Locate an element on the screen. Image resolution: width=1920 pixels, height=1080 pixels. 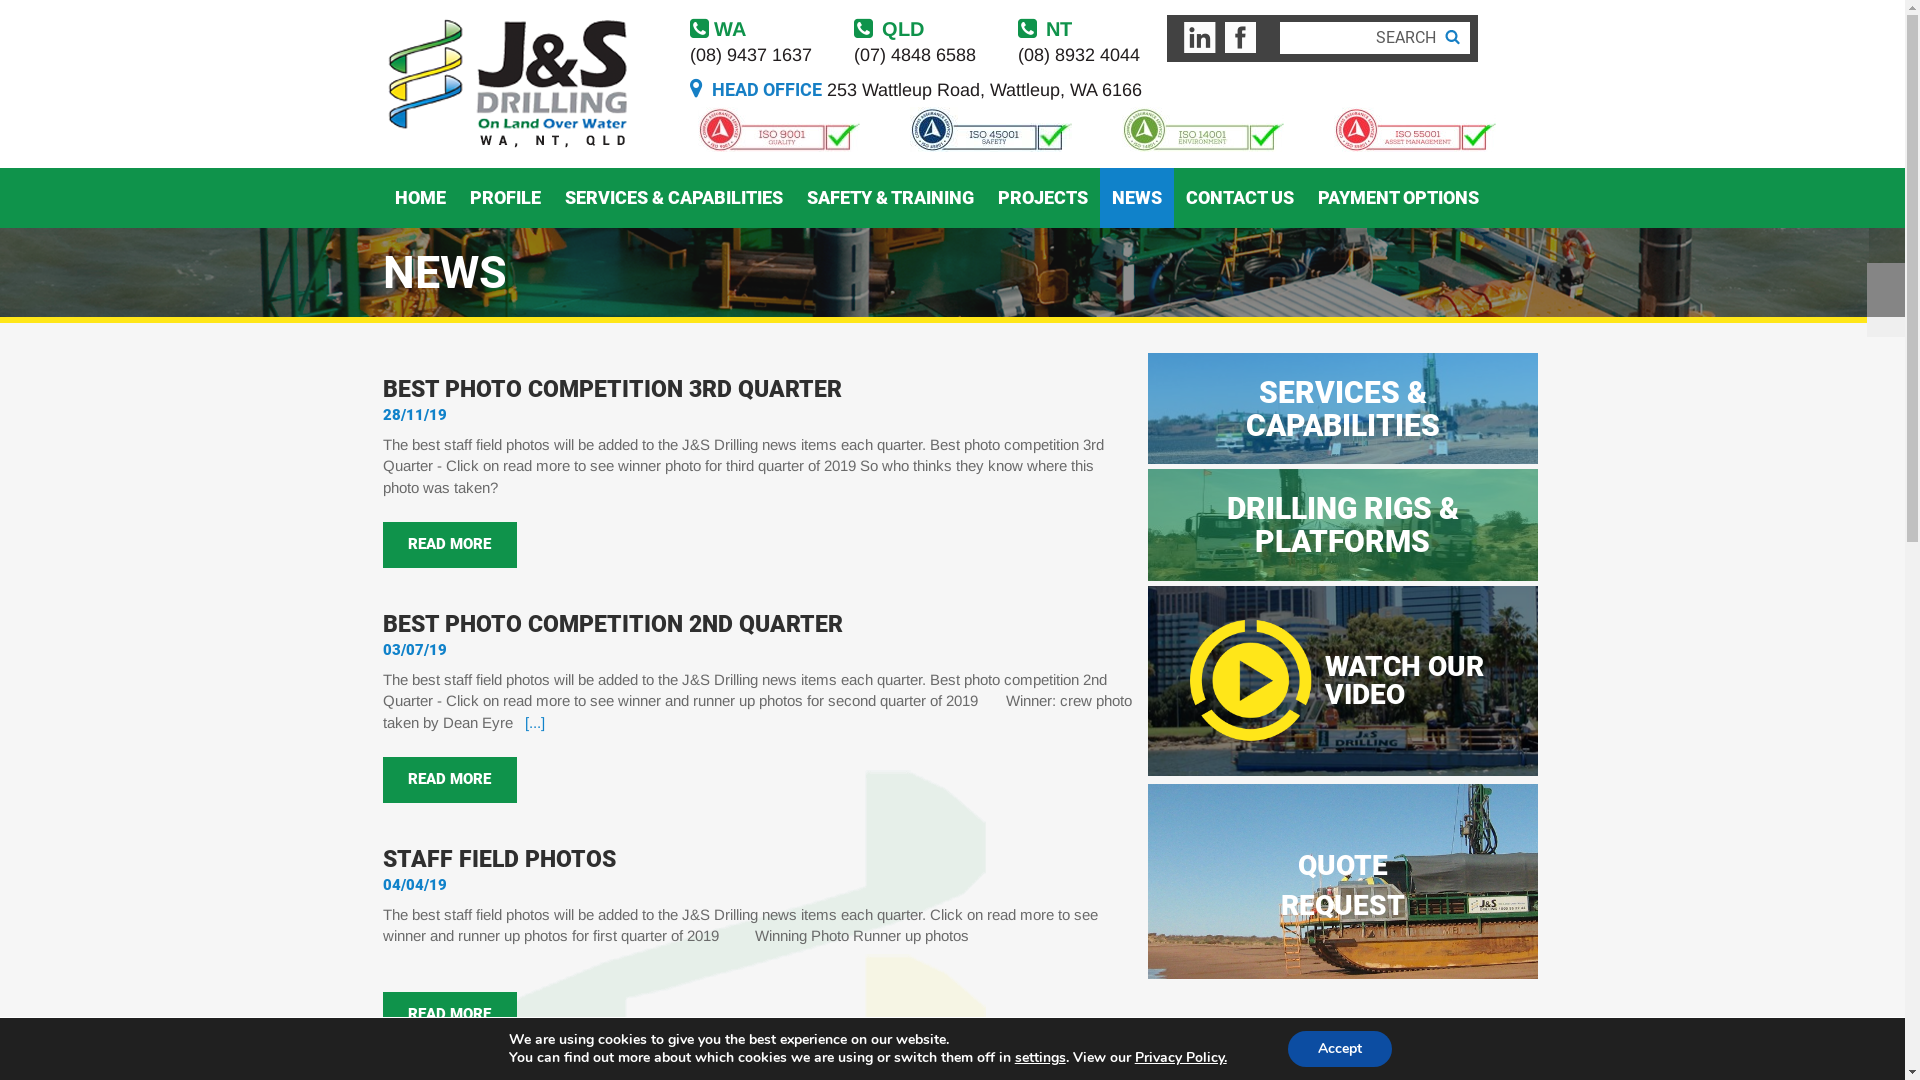
'Privacy Policy' is located at coordinates (1179, 1056).